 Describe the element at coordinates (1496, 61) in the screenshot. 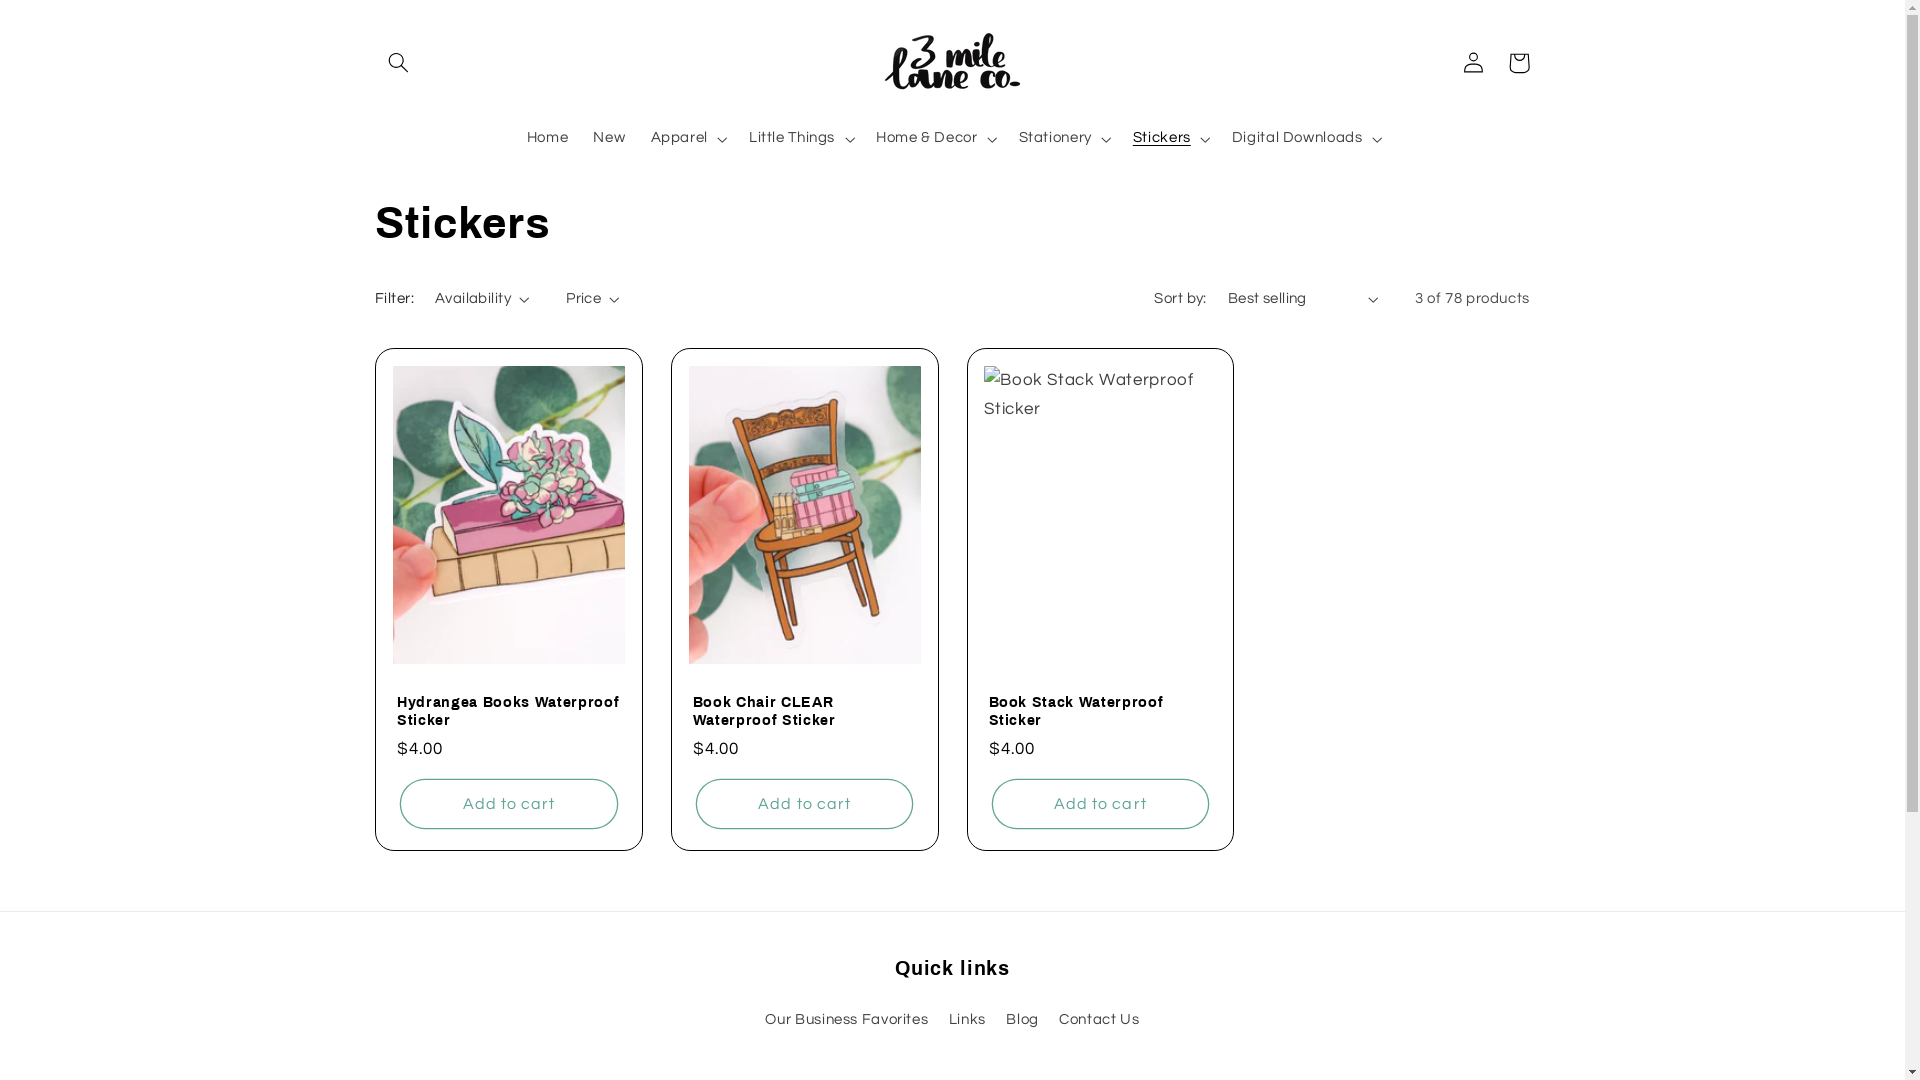

I see `'Cart'` at that location.